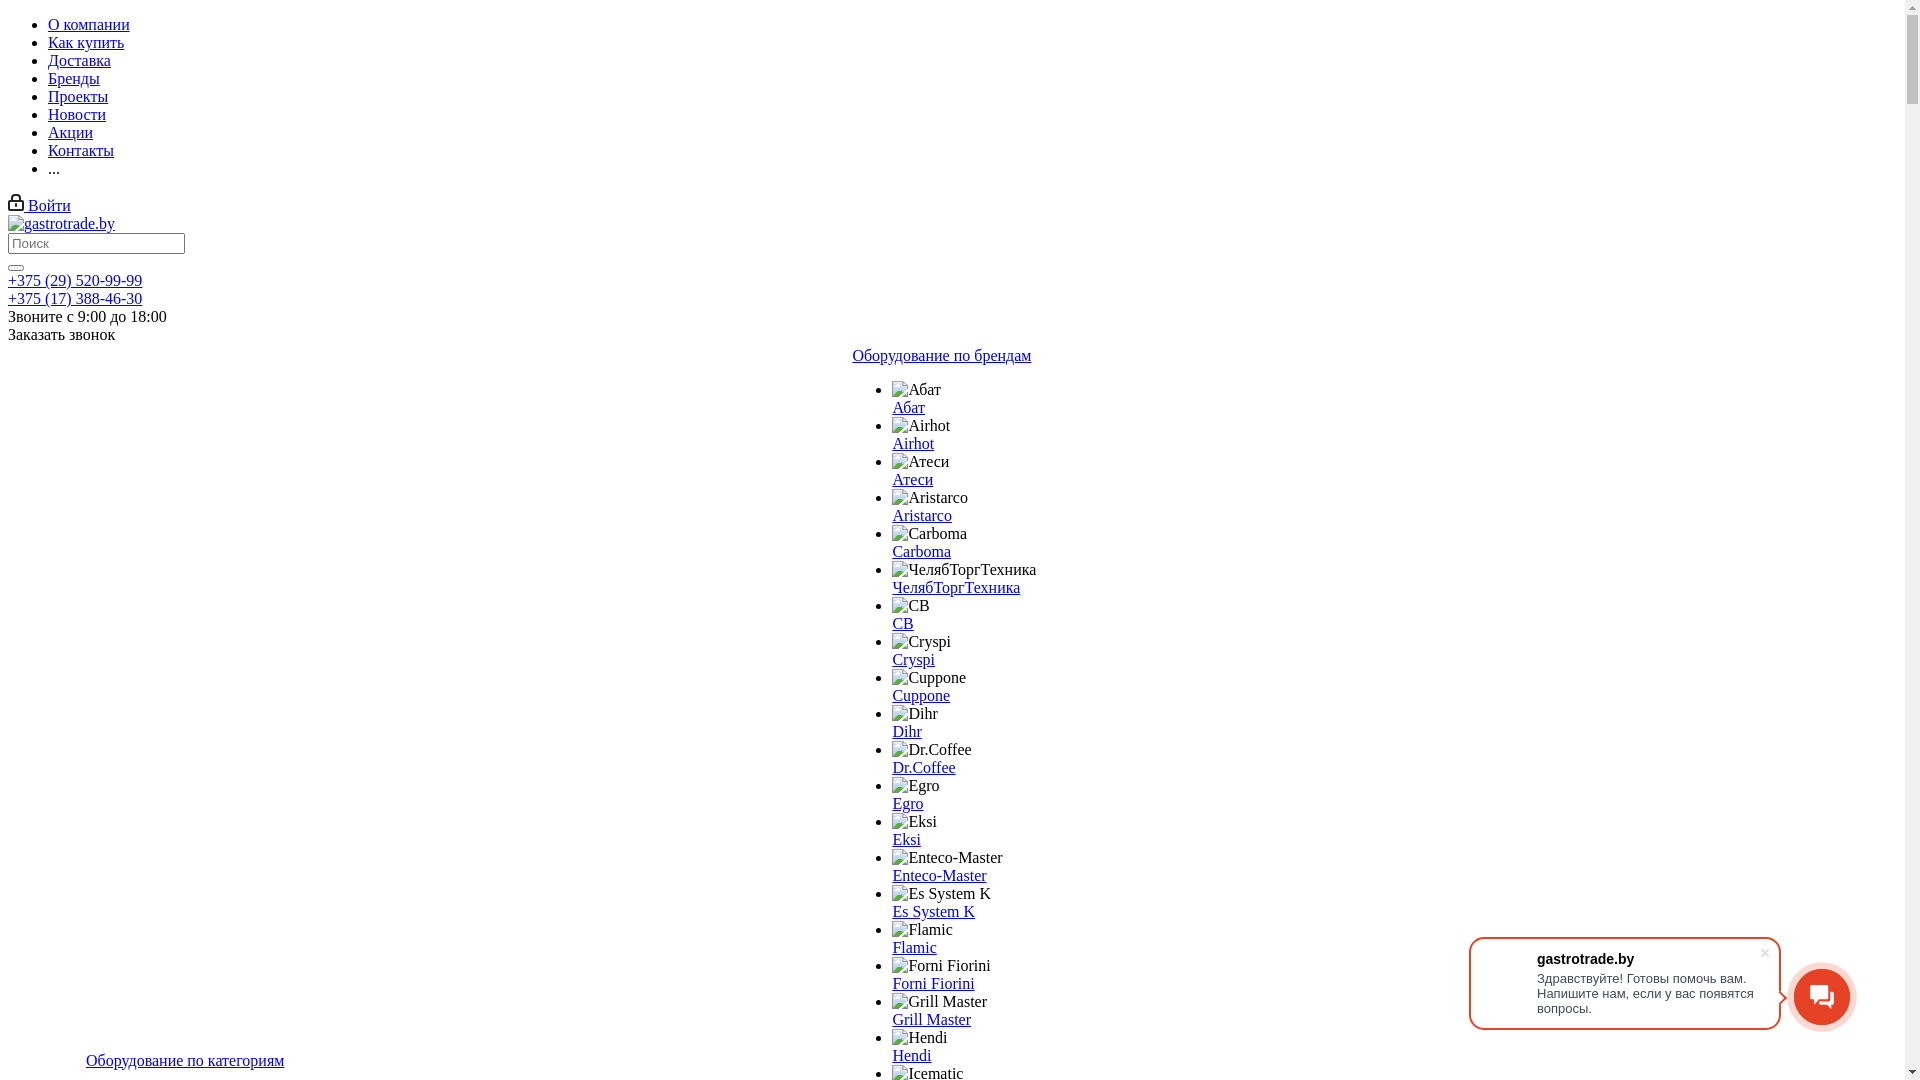 The height and width of the screenshot is (1080, 1920). Describe the element at coordinates (912, 659) in the screenshot. I see `'Cryspi'` at that location.